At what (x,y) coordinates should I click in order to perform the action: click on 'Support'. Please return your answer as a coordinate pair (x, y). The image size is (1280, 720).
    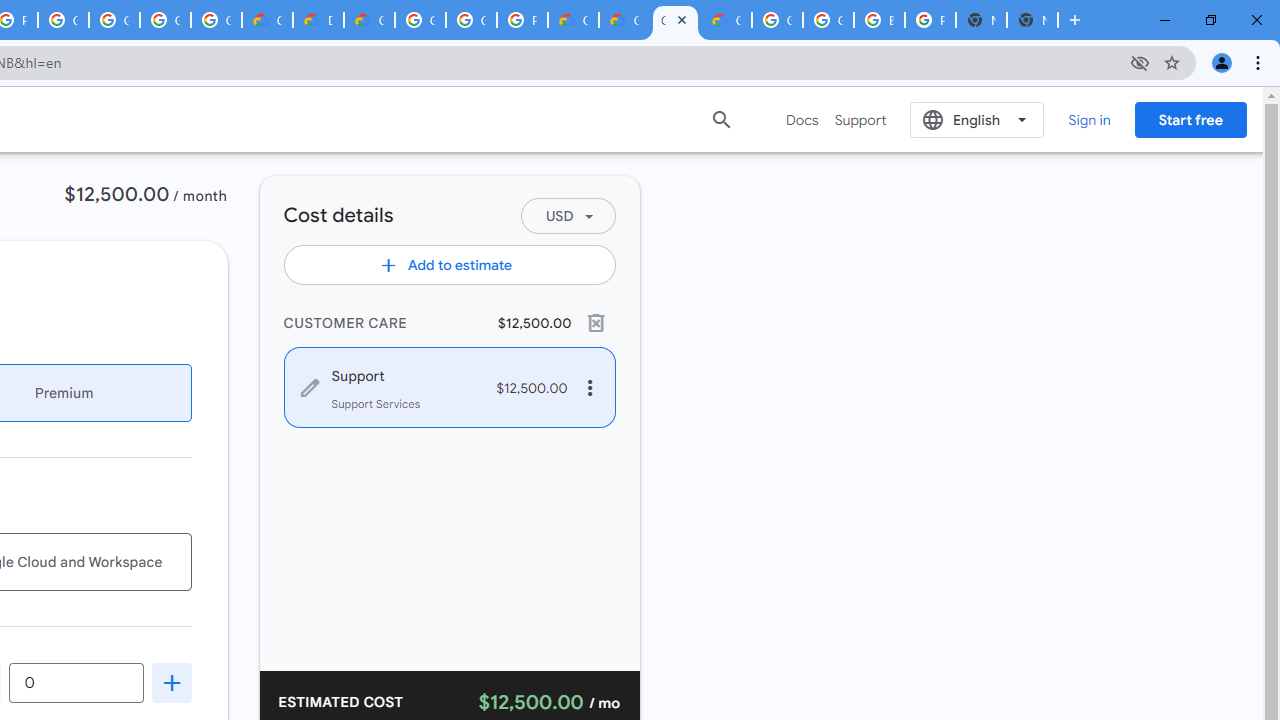
    Looking at the image, I should click on (860, 119).